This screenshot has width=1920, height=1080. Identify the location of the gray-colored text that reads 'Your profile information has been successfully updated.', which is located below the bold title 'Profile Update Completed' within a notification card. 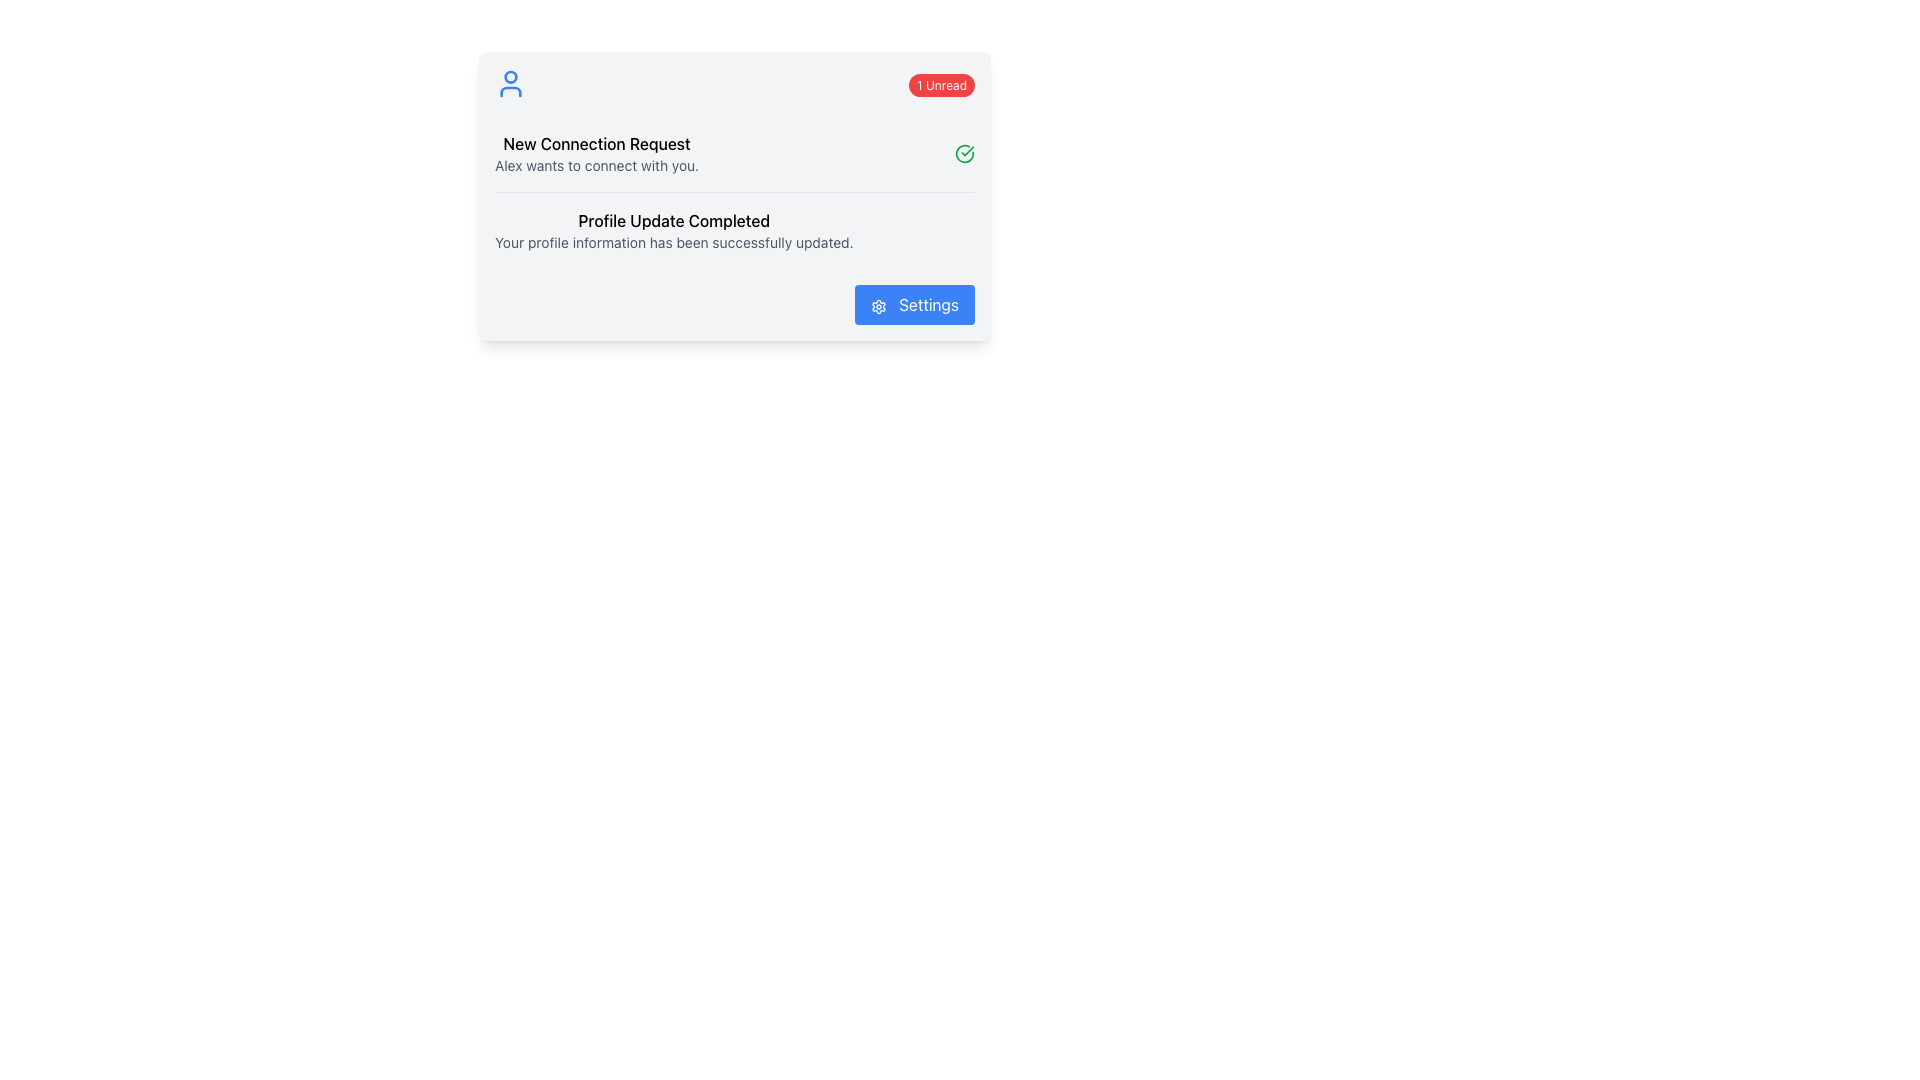
(674, 242).